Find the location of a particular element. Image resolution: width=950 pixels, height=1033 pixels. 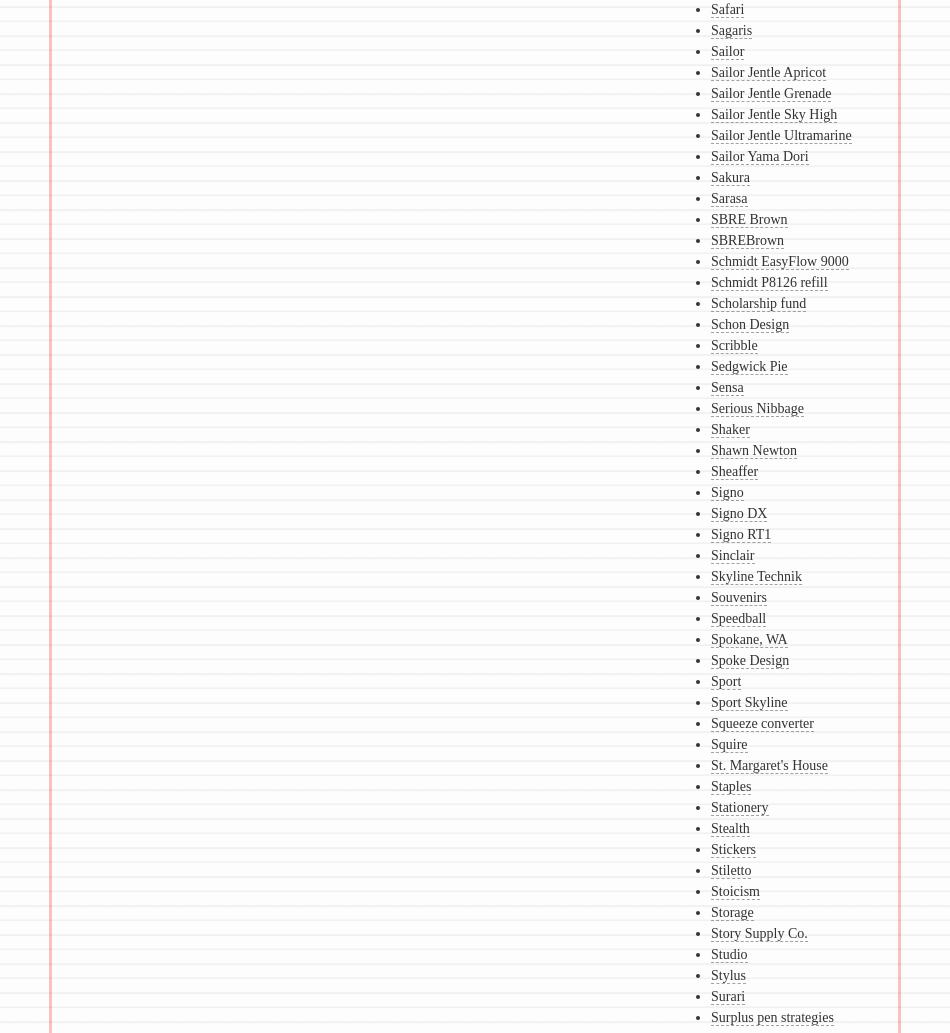

'Sheaffer' is located at coordinates (732, 471).